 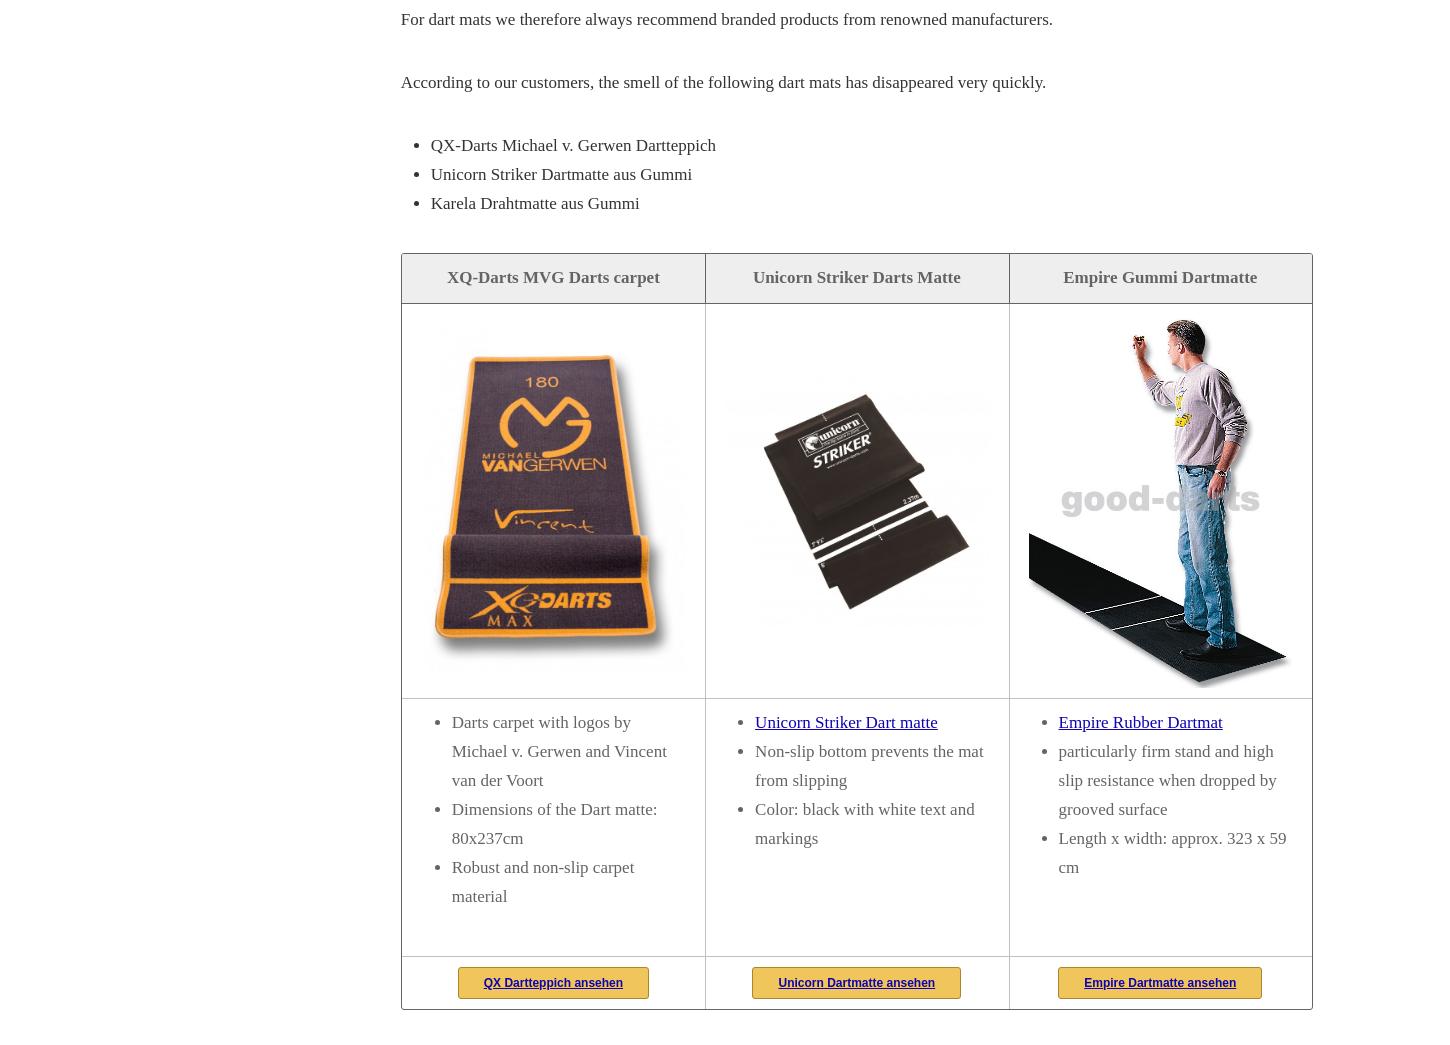 I want to click on 'Robust and non-slip carpet material', so click(x=542, y=881).